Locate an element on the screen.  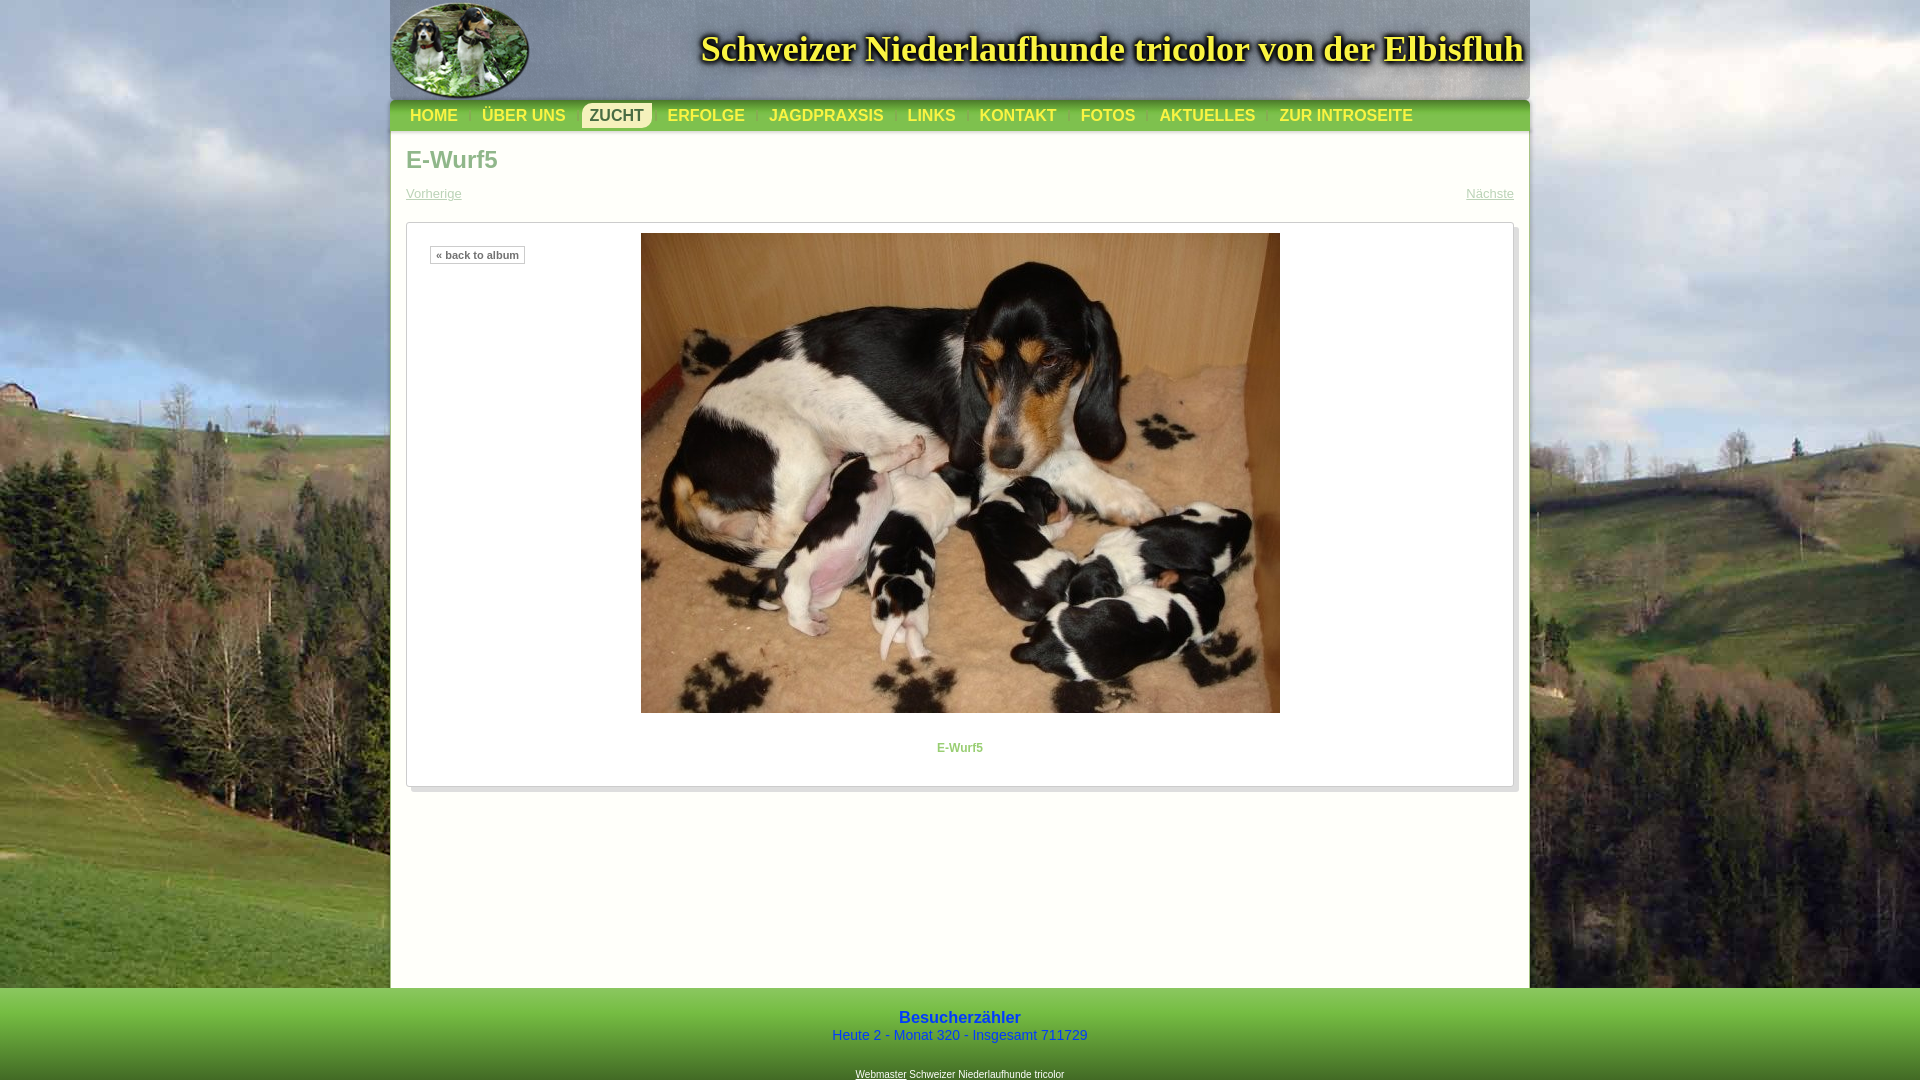
'JAGDPRAXSIS' is located at coordinates (826, 115).